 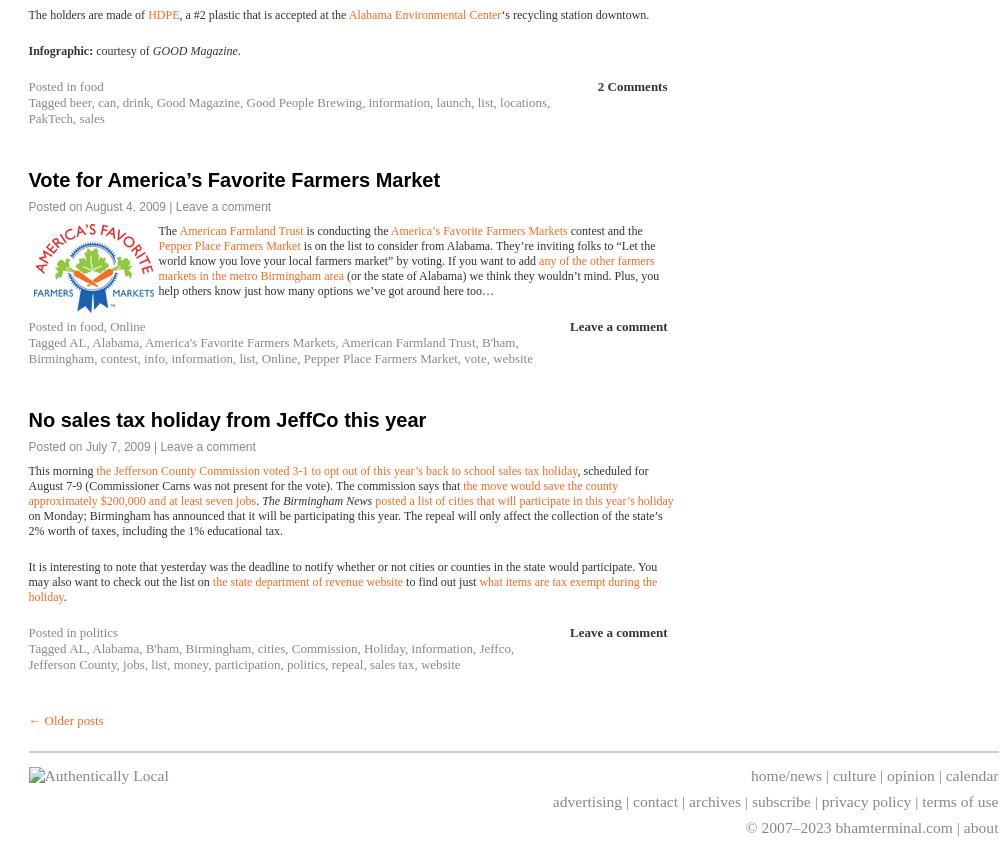 I want to click on '© 2007–2023 bhamterminal.com |', so click(x=853, y=826).